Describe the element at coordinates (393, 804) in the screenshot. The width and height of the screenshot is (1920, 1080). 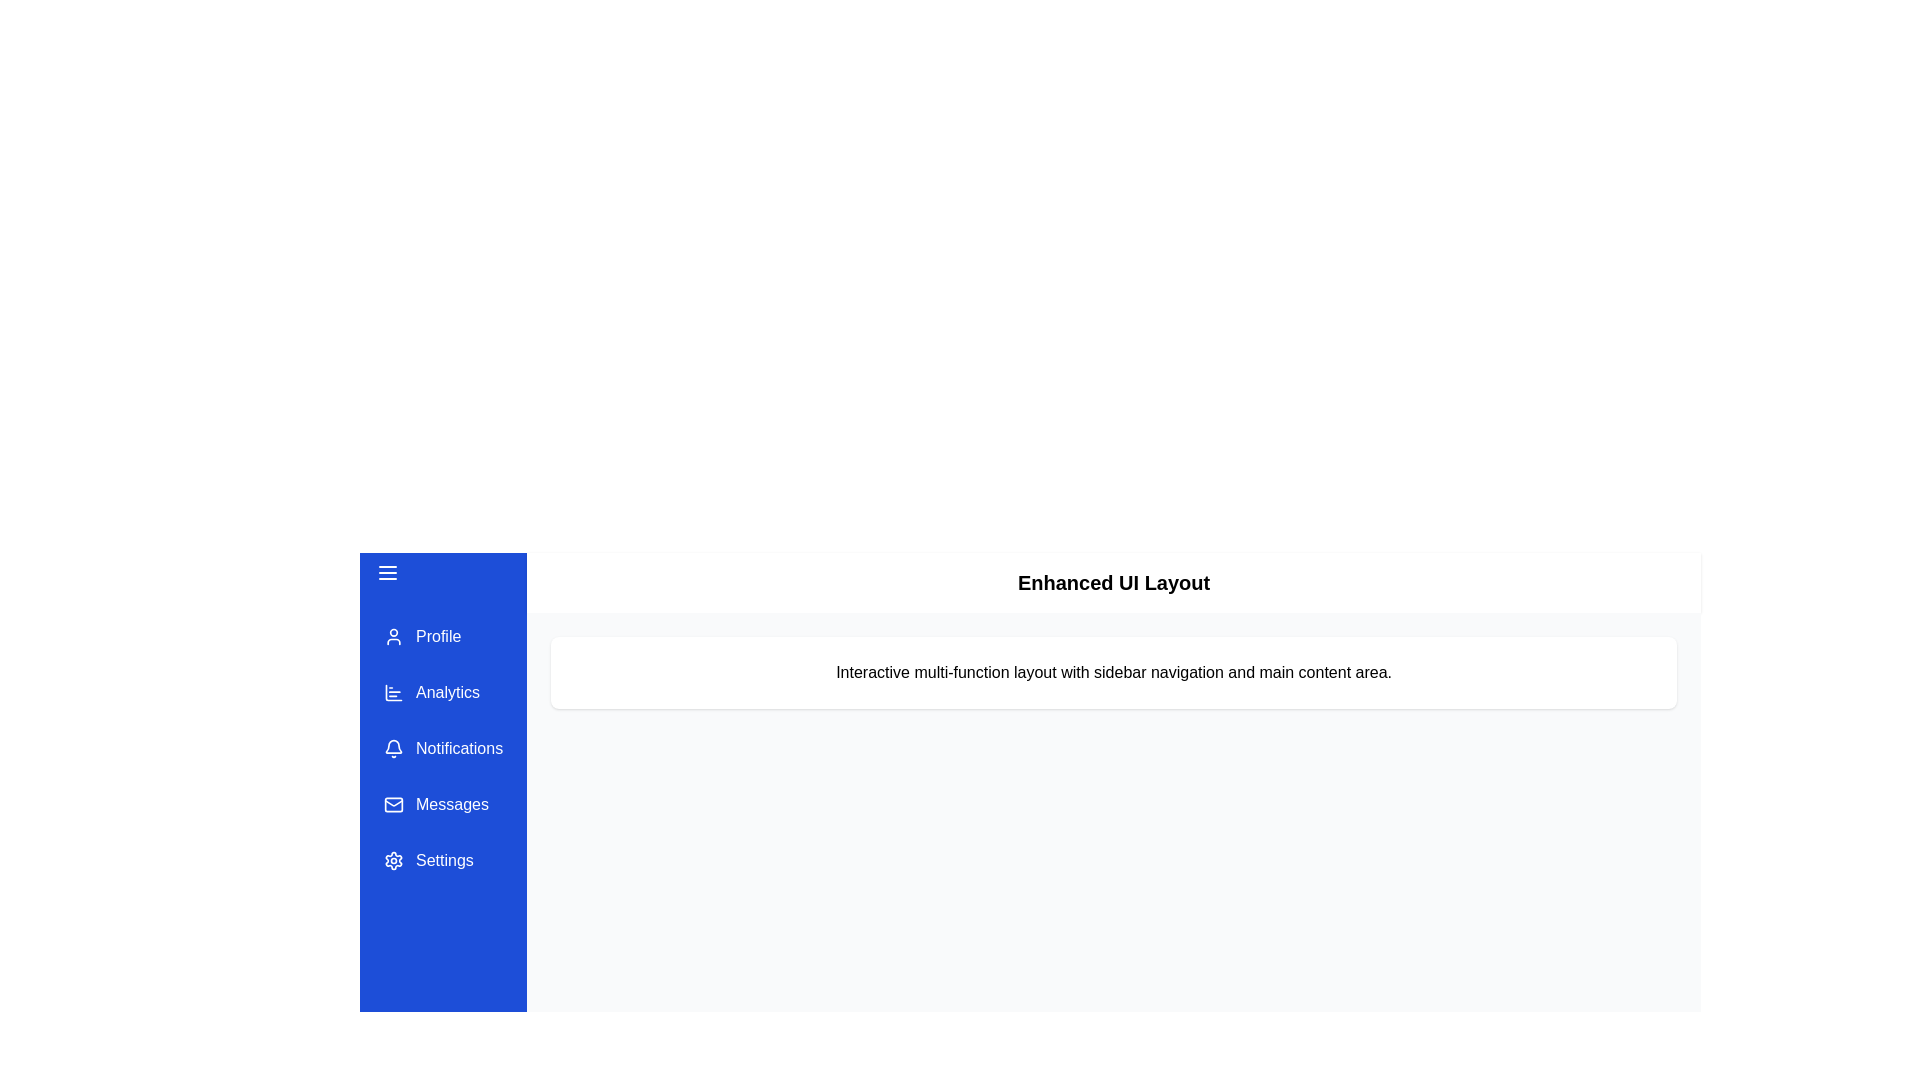
I see `the 'Messages' icon located in the sidebar, which is positioned between the 'Notifications' and 'Settings' menu items` at that location.